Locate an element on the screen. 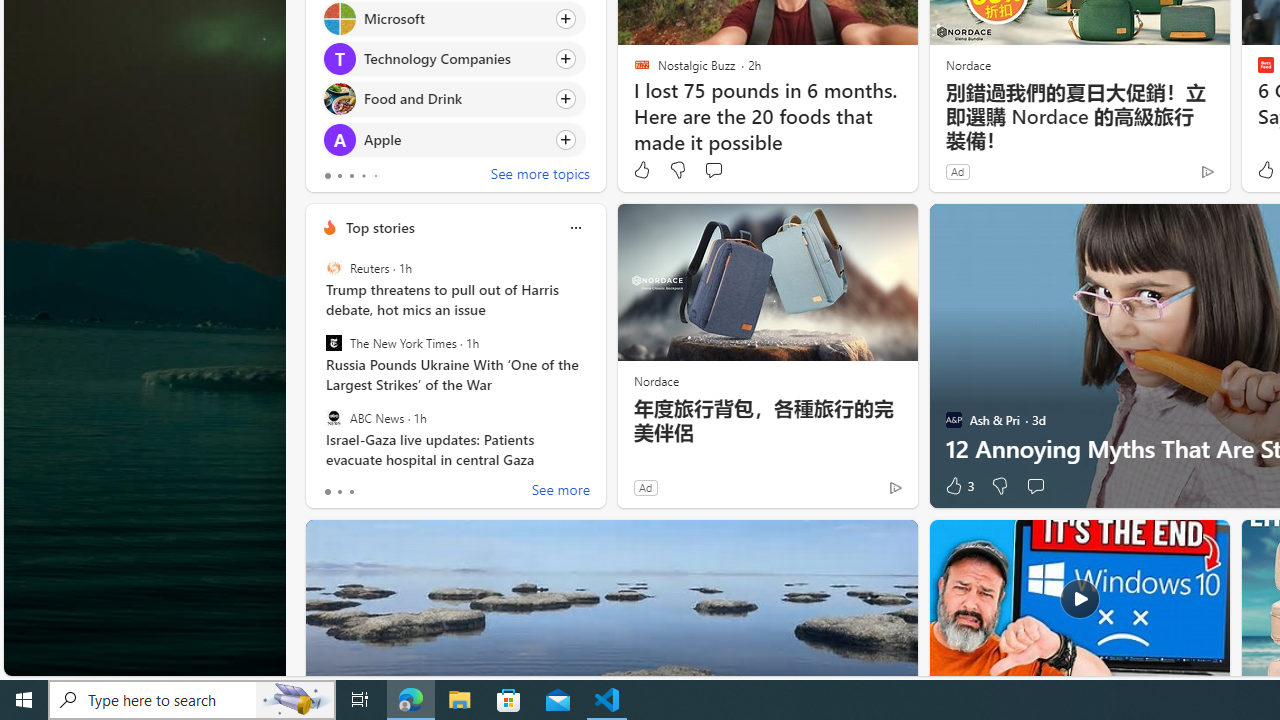 This screenshot has width=1280, height=720. 'tab-1' is located at coordinates (339, 492).